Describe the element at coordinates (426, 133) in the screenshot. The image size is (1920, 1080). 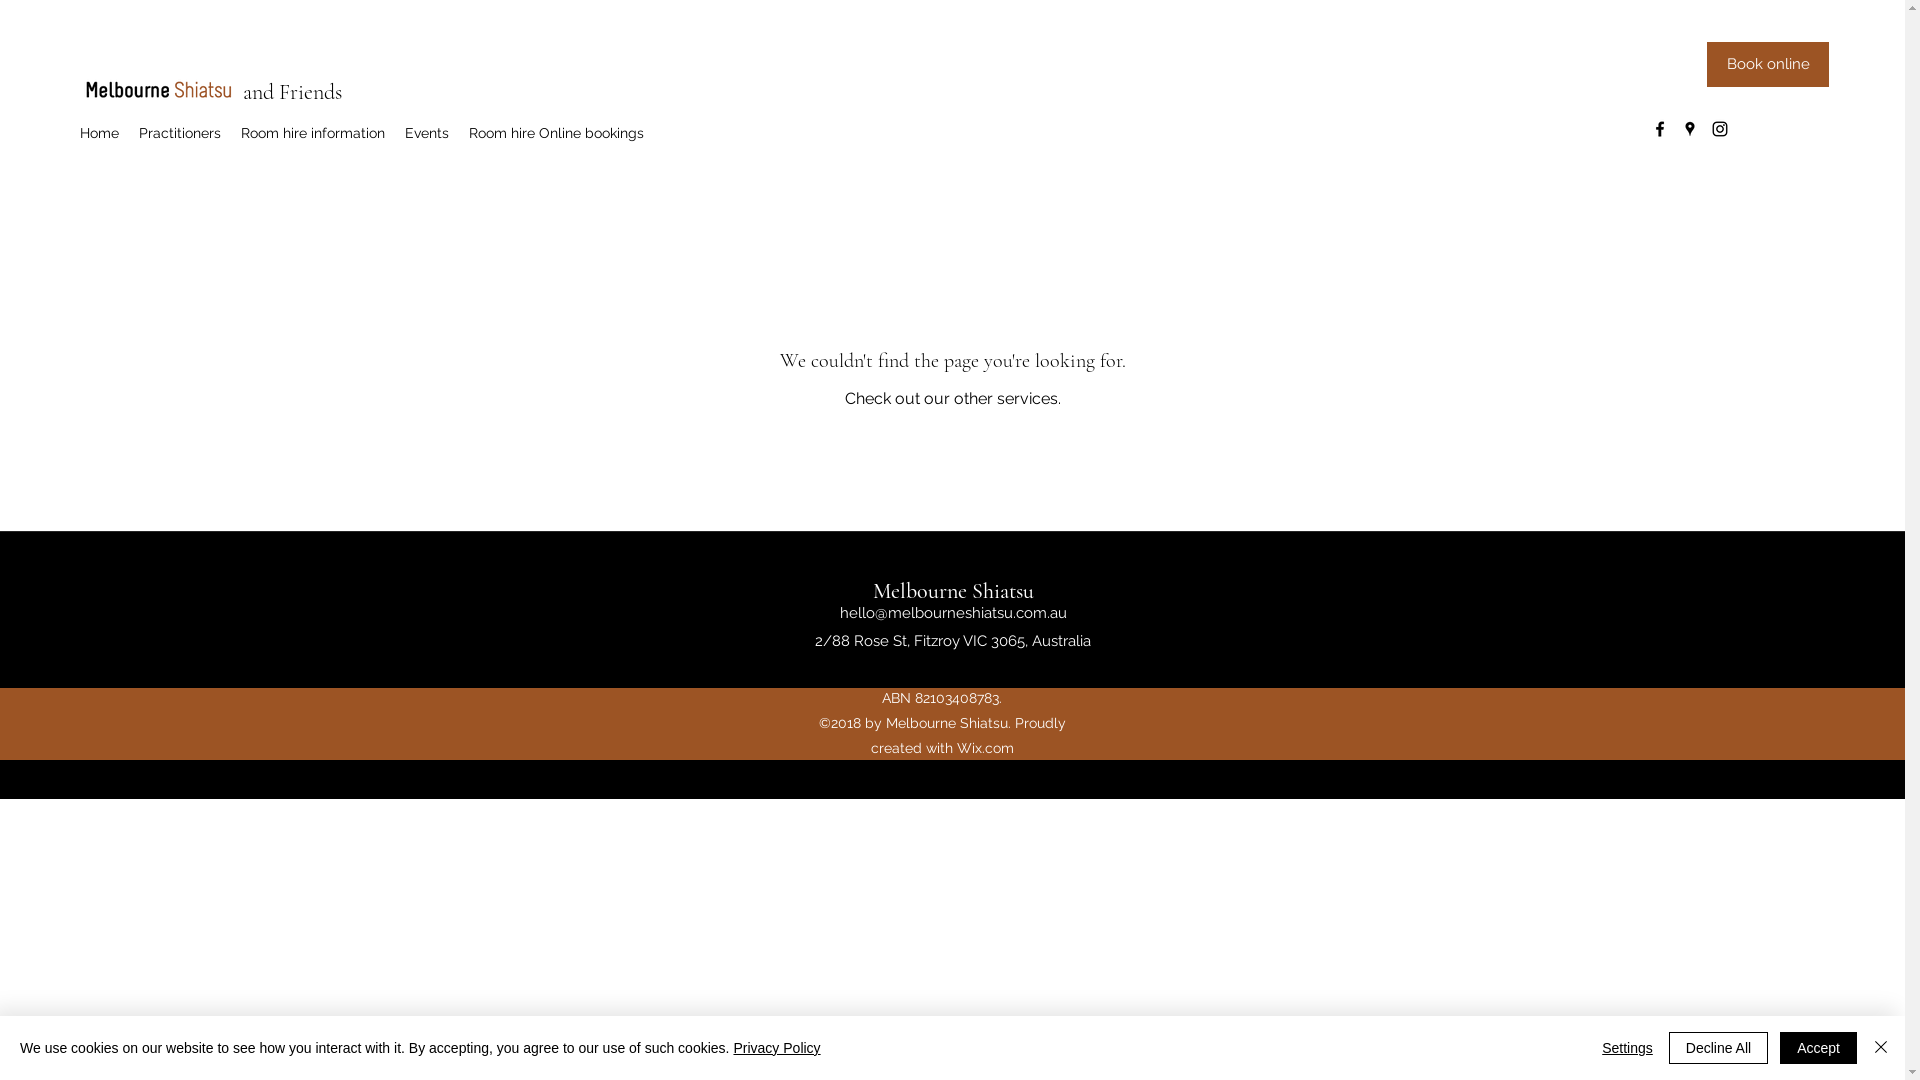
I see `'Events'` at that location.